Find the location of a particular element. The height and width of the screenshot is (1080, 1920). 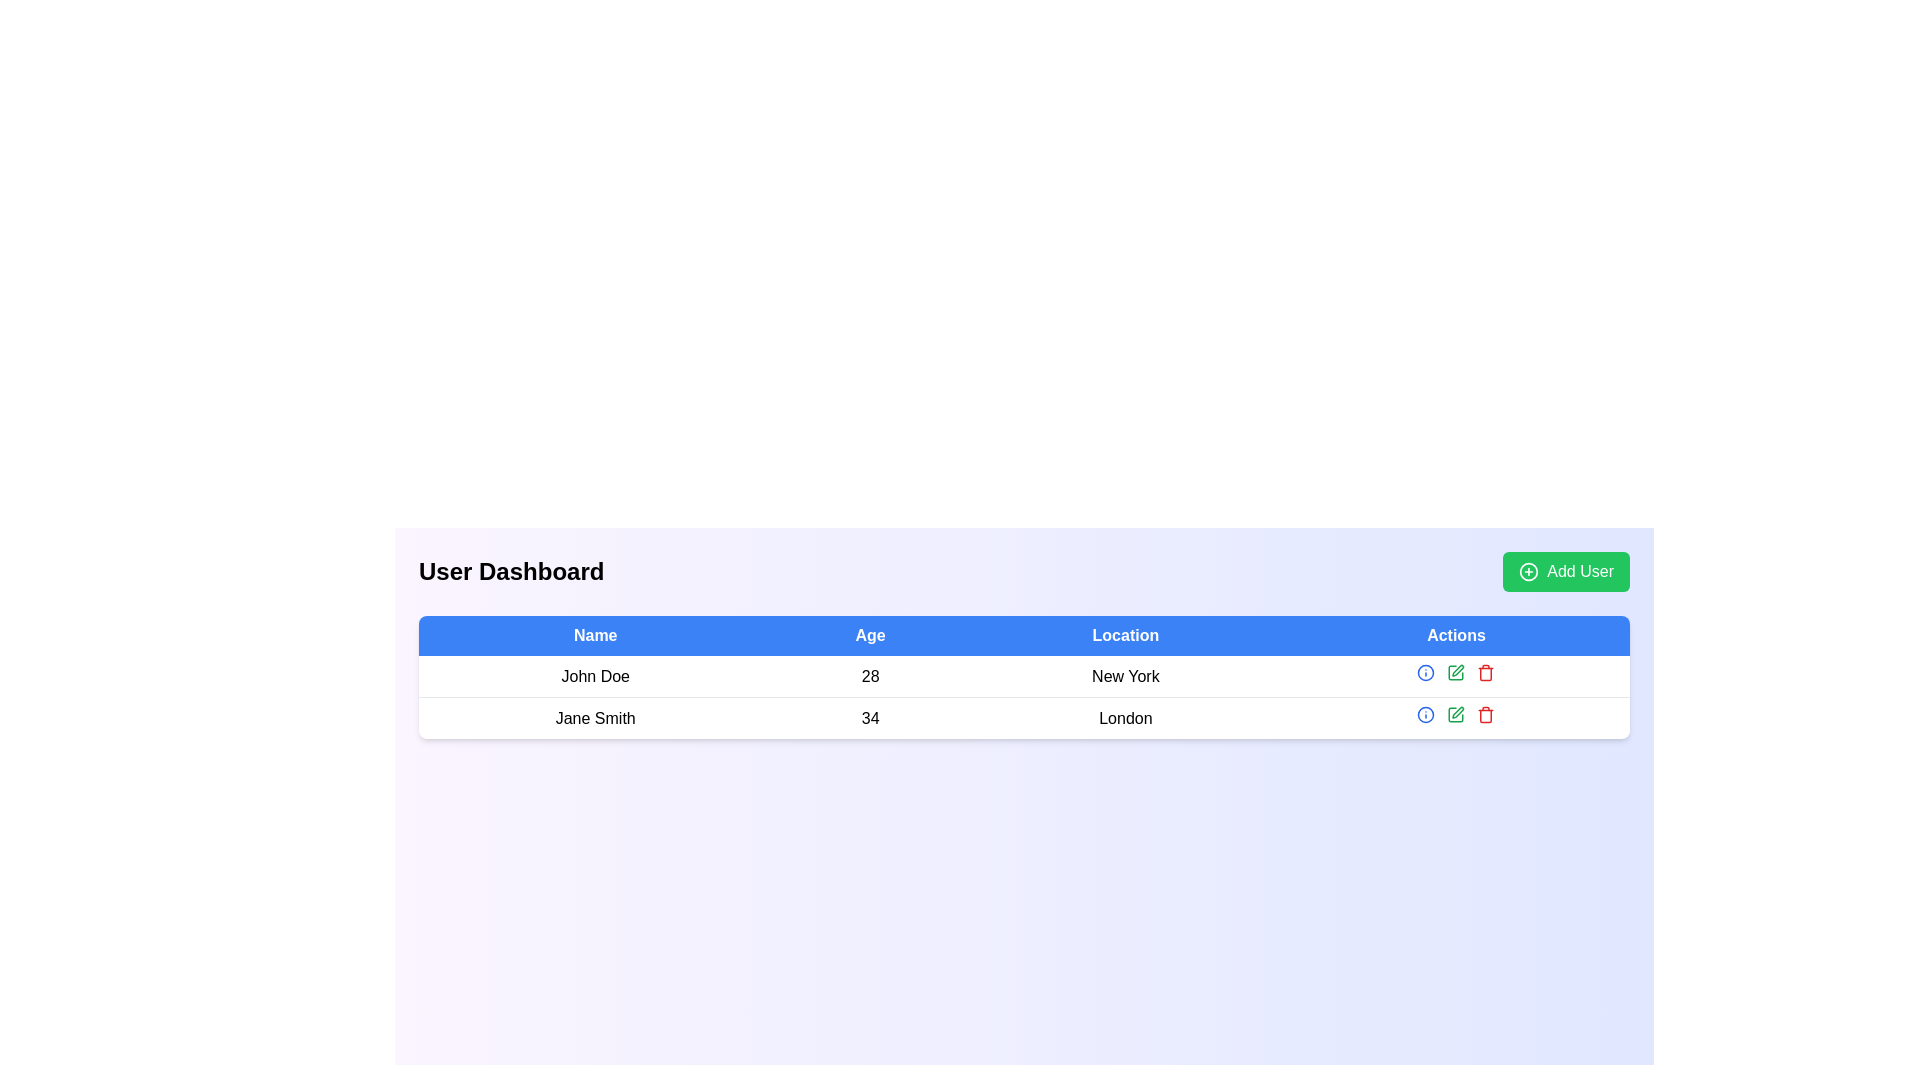

the first Icon button in the 'Actions' column for 'Jane Smith' to get additional information is located at coordinates (1425, 672).